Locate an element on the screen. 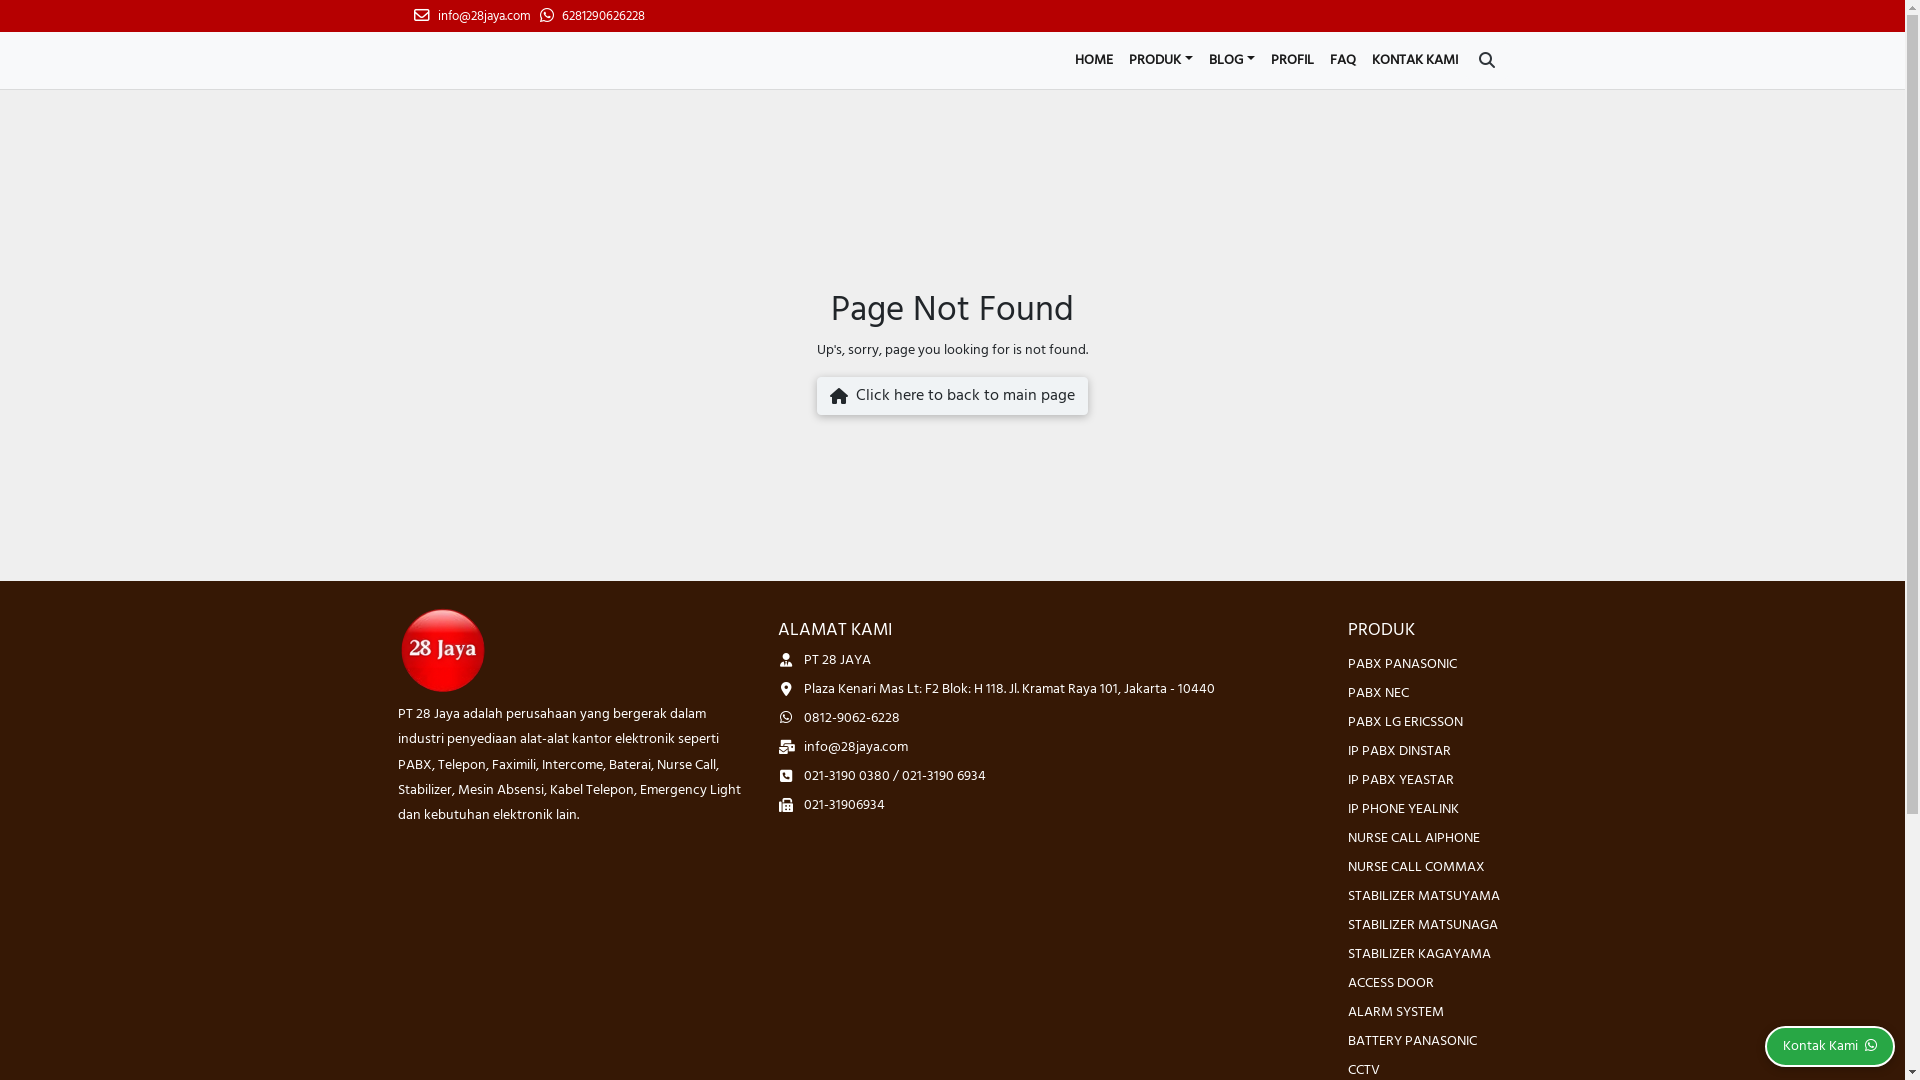 The image size is (1920, 1080). 'info@28jaya.com' is located at coordinates (471, 16).